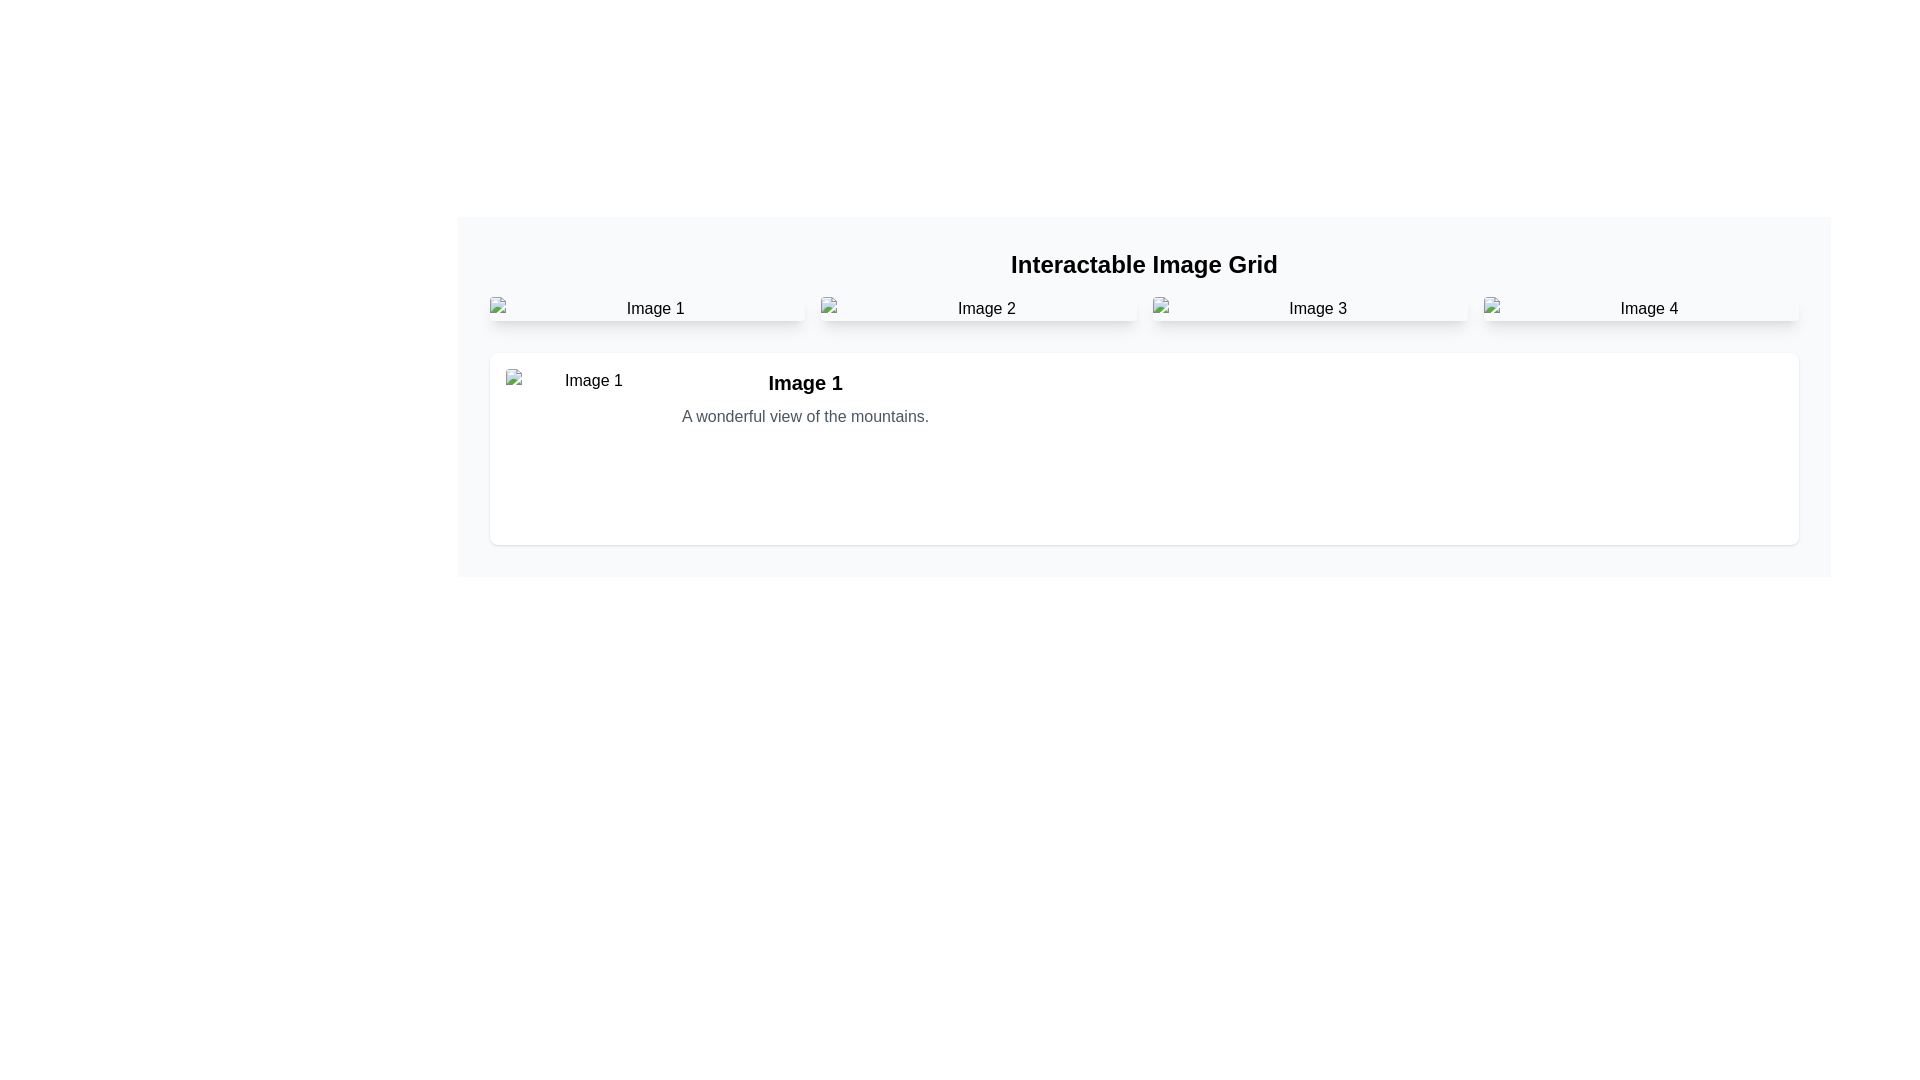  What do you see at coordinates (1641, 308) in the screenshot?
I see `the image labeled 'Image 4' which is located in the top right corner of the grid layout, featuring rounded corners and a shadow effect` at bounding box center [1641, 308].